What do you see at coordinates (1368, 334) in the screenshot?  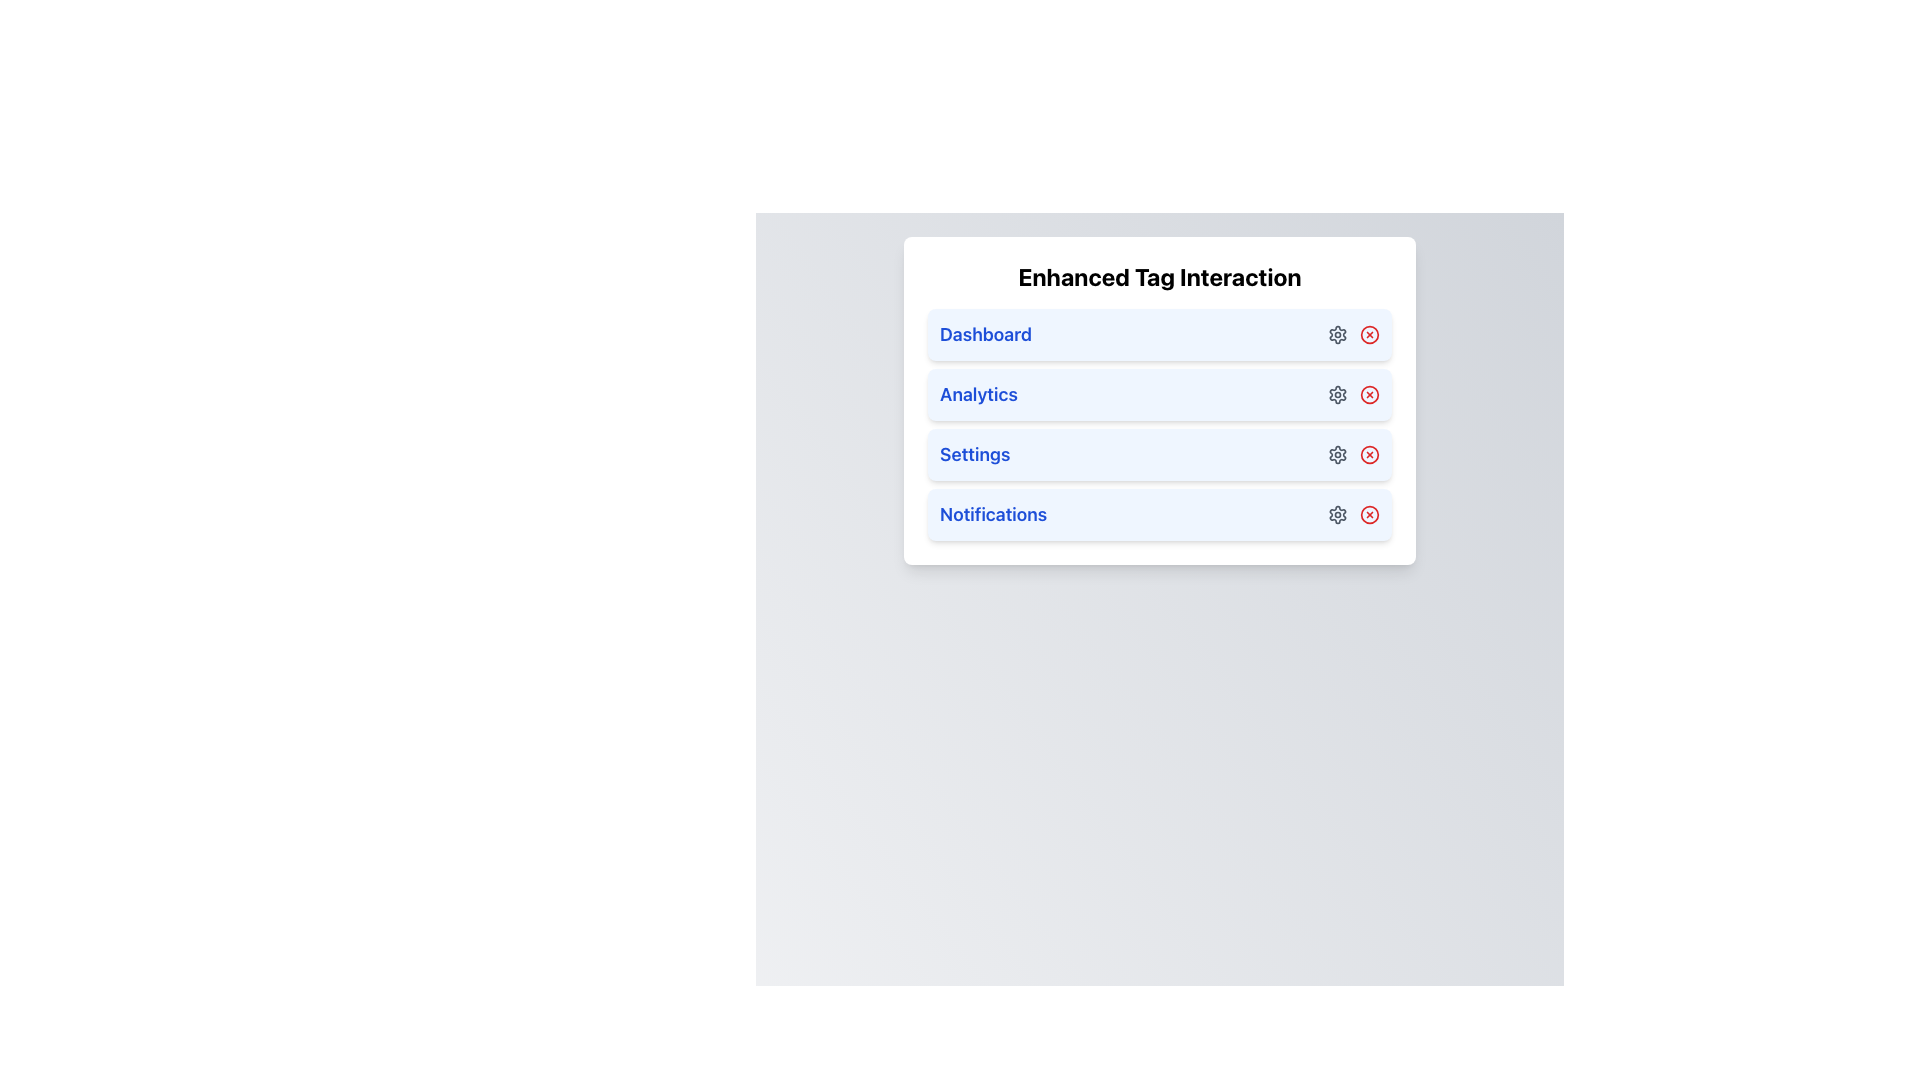 I see `the delete button located at the right end of the row labeled 'Dashboard' in the 'Enhanced Tag Interaction' list` at bounding box center [1368, 334].